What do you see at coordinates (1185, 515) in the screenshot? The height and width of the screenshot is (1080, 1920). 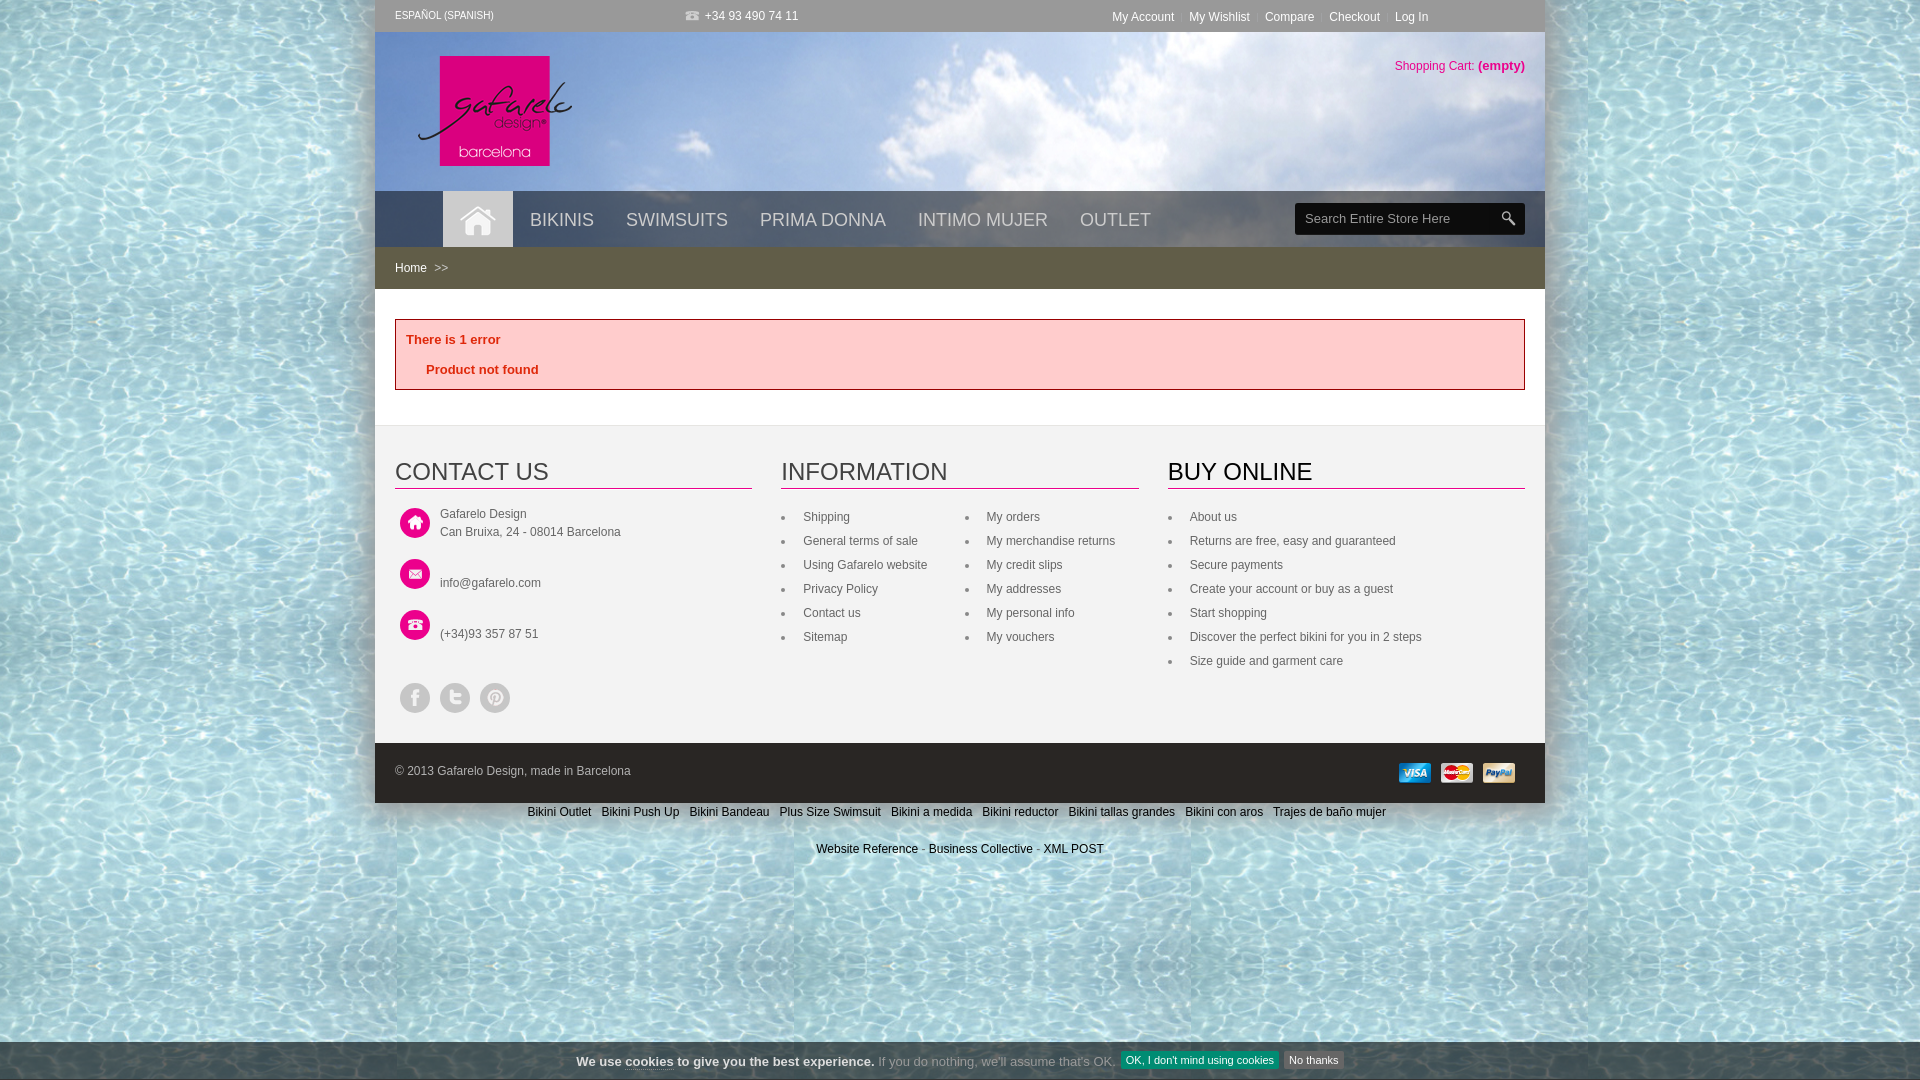 I see `'About us'` at bounding box center [1185, 515].